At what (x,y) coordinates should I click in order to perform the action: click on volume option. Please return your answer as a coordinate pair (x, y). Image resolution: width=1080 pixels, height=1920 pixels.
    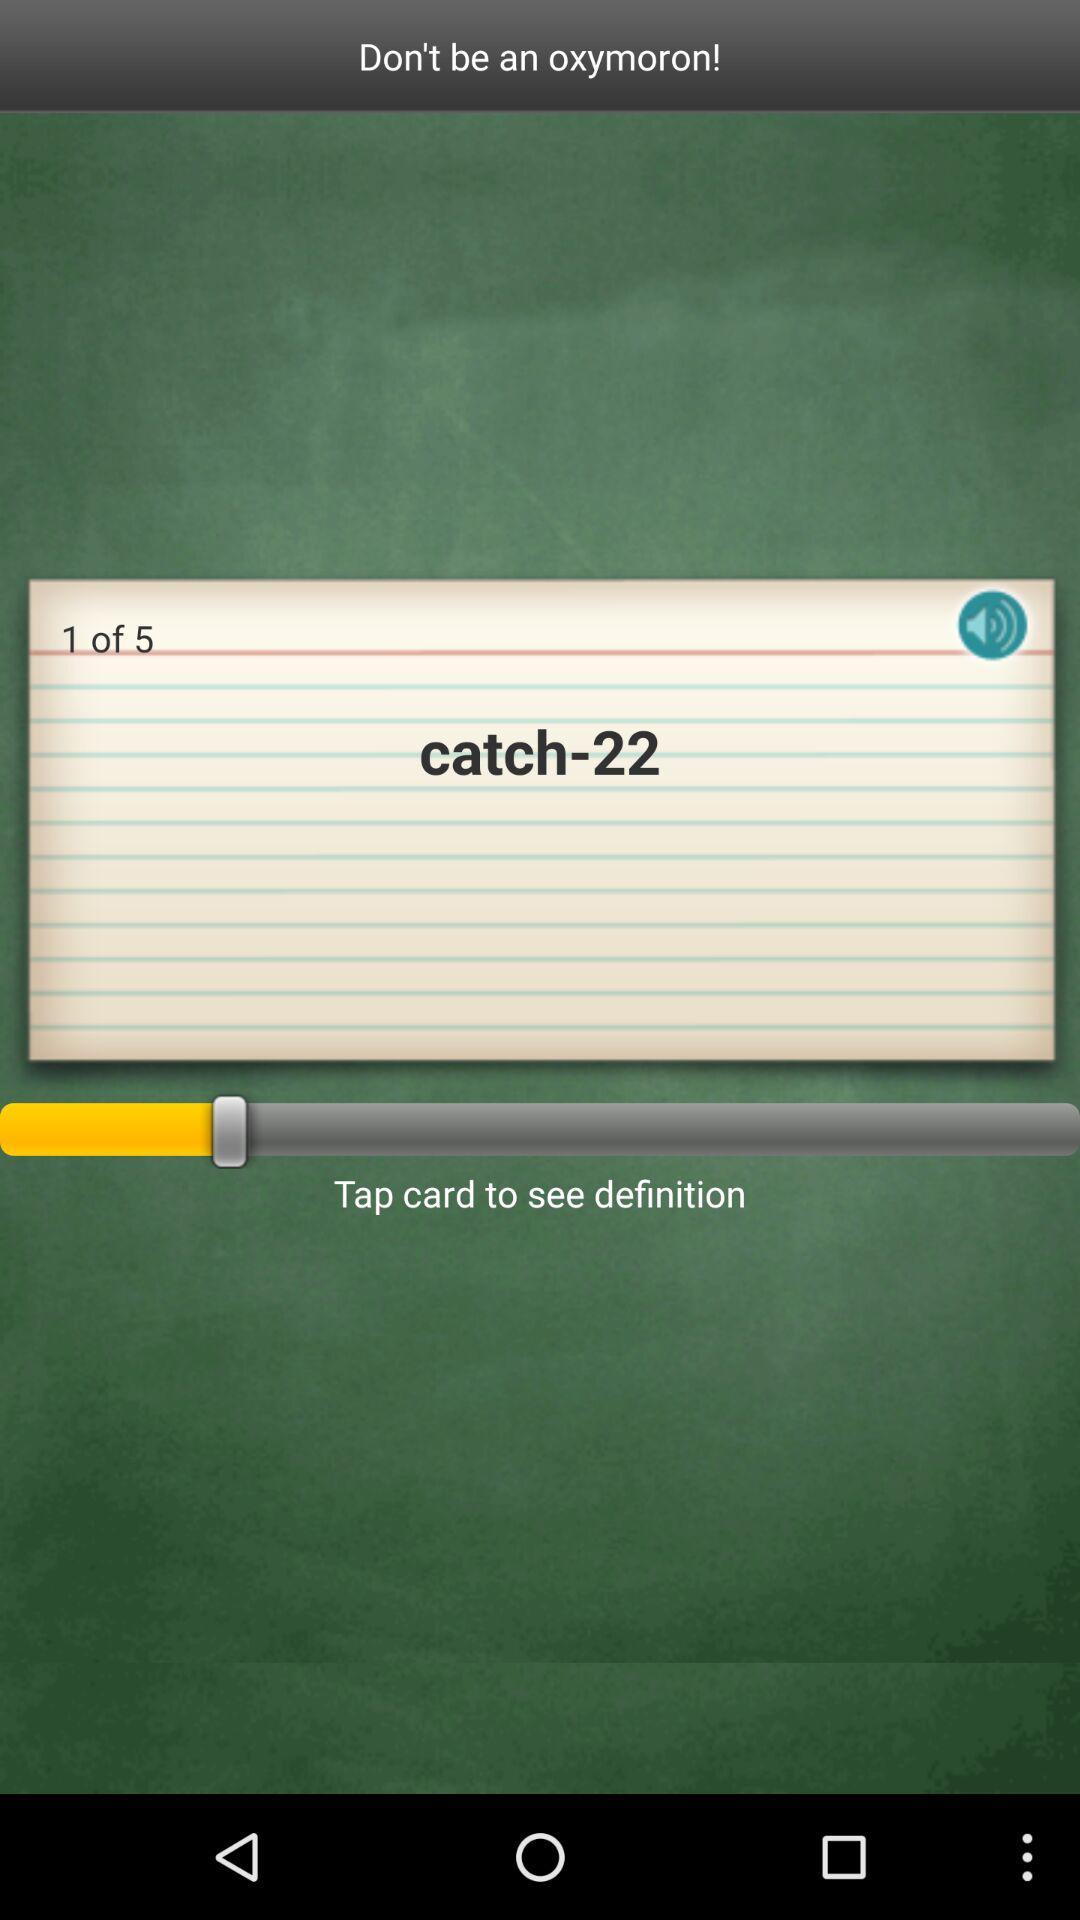
    Looking at the image, I should click on (992, 642).